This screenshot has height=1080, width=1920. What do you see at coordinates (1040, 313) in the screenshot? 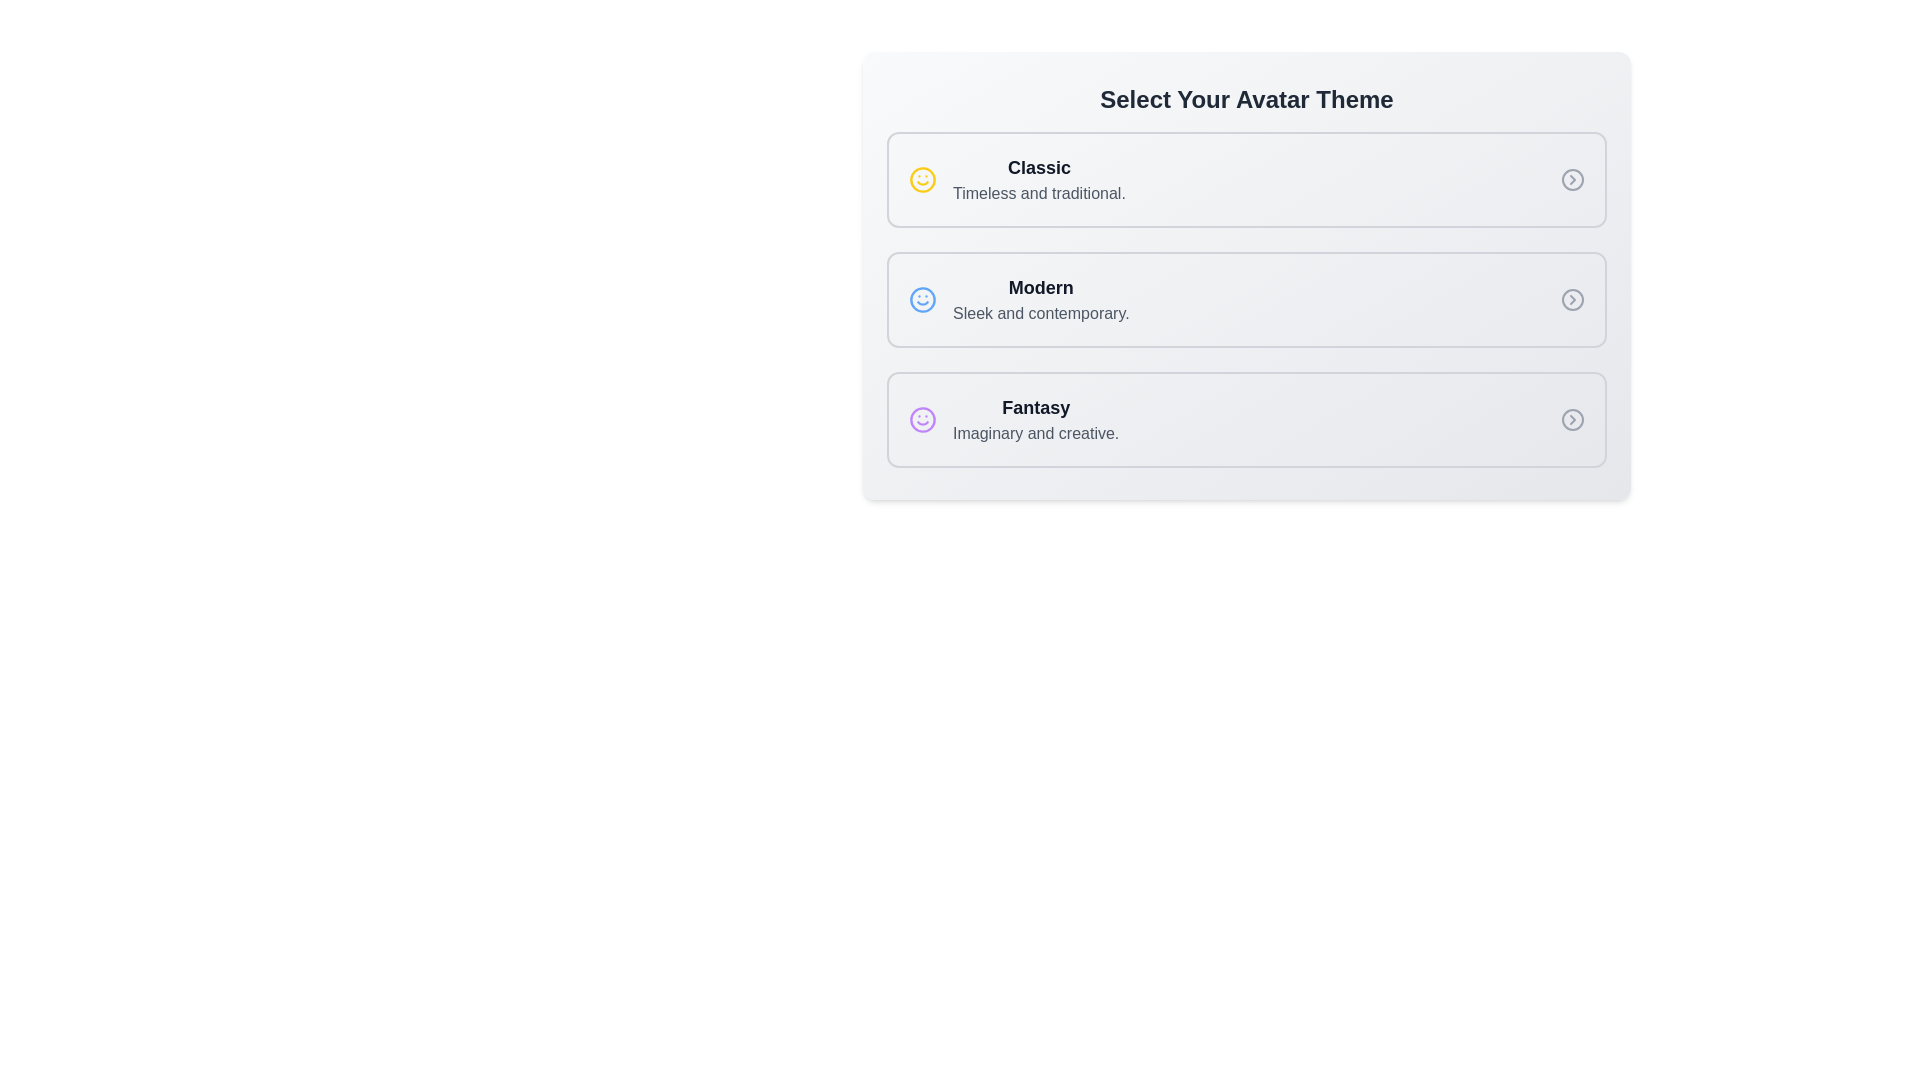
I see `the descriptive text label that provides details about the 'Modern' theme option, located beneath the 'Modern' label and to the right of the blue smiley face icon` at bounding box center [1040, 313].